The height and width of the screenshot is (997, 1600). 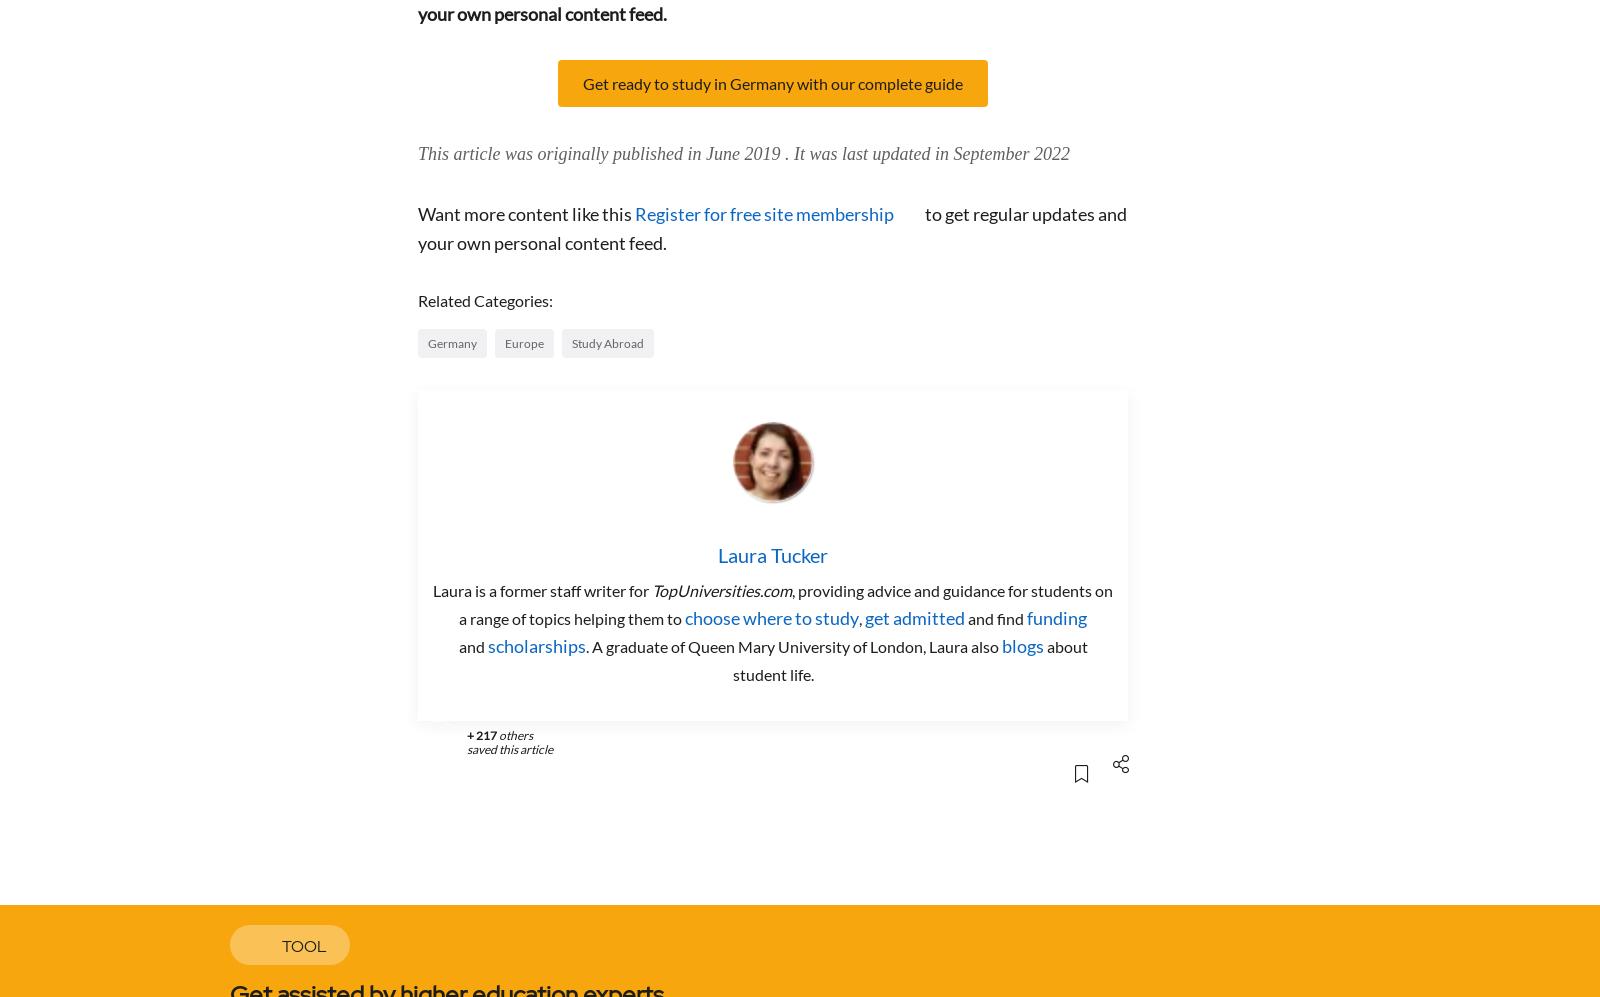 I want to click on ', providing advice and guidance for students on a range of topics helping them to', so click(x=786, y=603).